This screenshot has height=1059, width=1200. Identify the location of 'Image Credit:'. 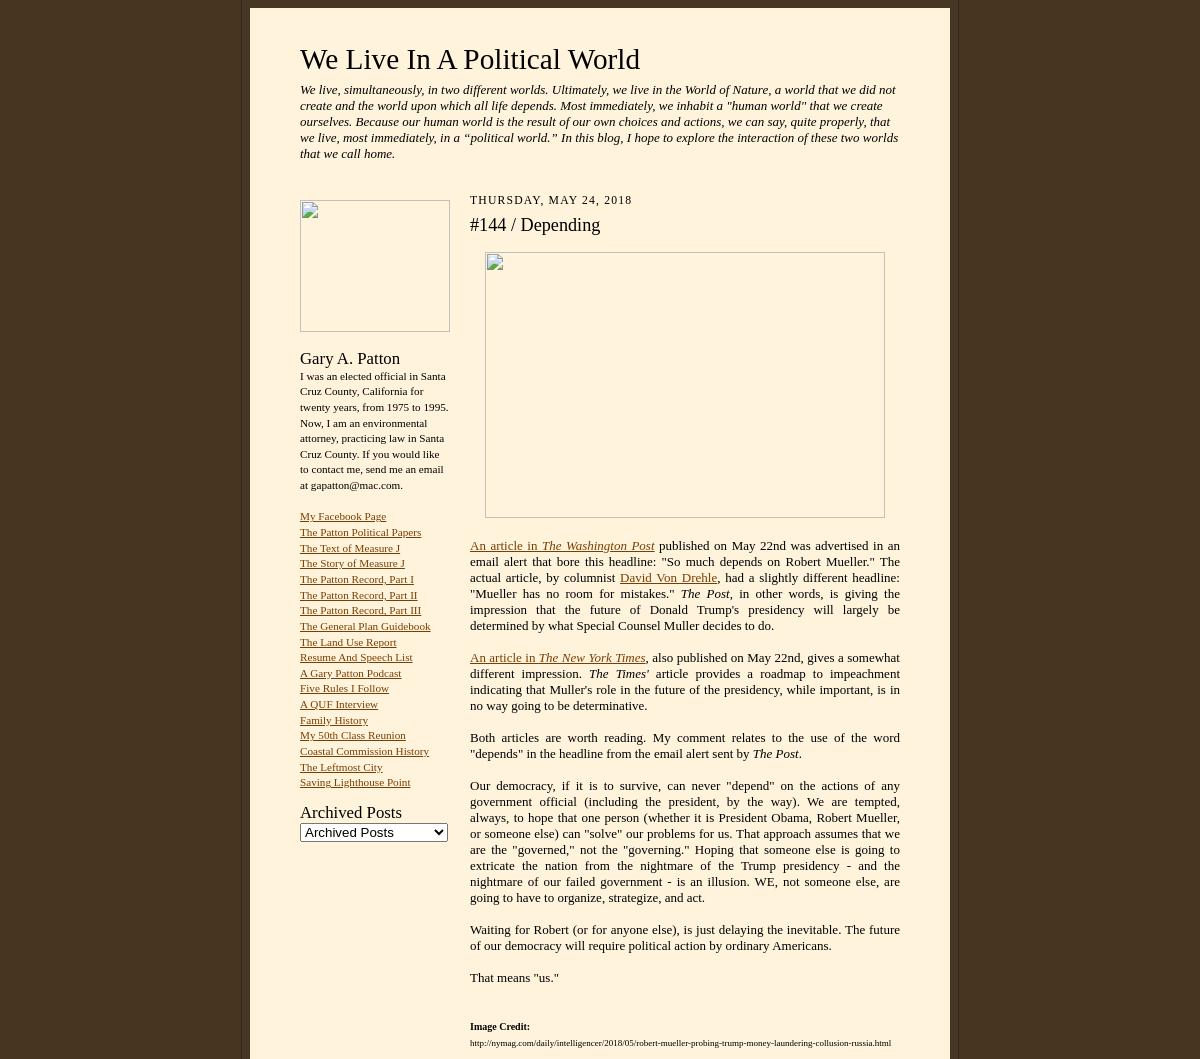
(499, 1025).